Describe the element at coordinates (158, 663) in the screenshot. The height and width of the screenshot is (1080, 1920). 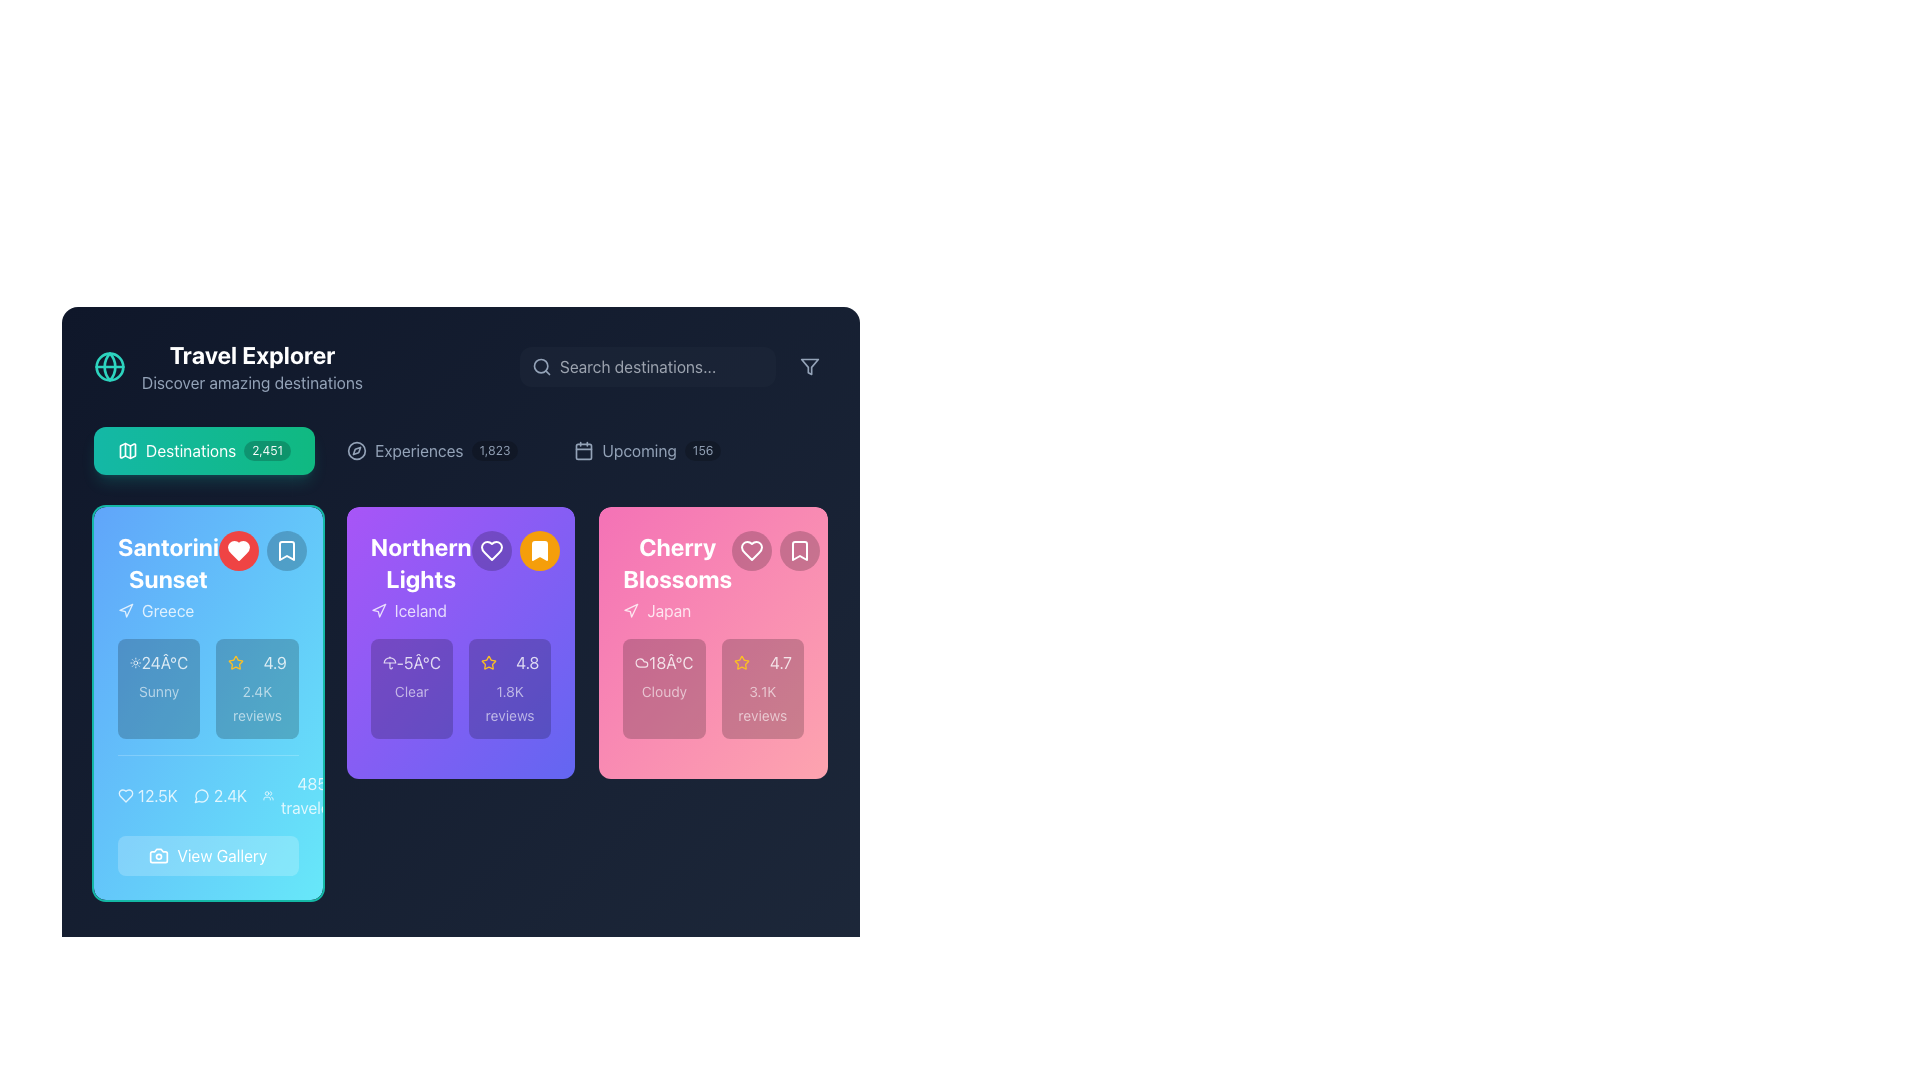
I see `the text label displaying '24°C' with the sun icon, located in the upper-left card of the layout, above the text 'Sunny'` at that location.